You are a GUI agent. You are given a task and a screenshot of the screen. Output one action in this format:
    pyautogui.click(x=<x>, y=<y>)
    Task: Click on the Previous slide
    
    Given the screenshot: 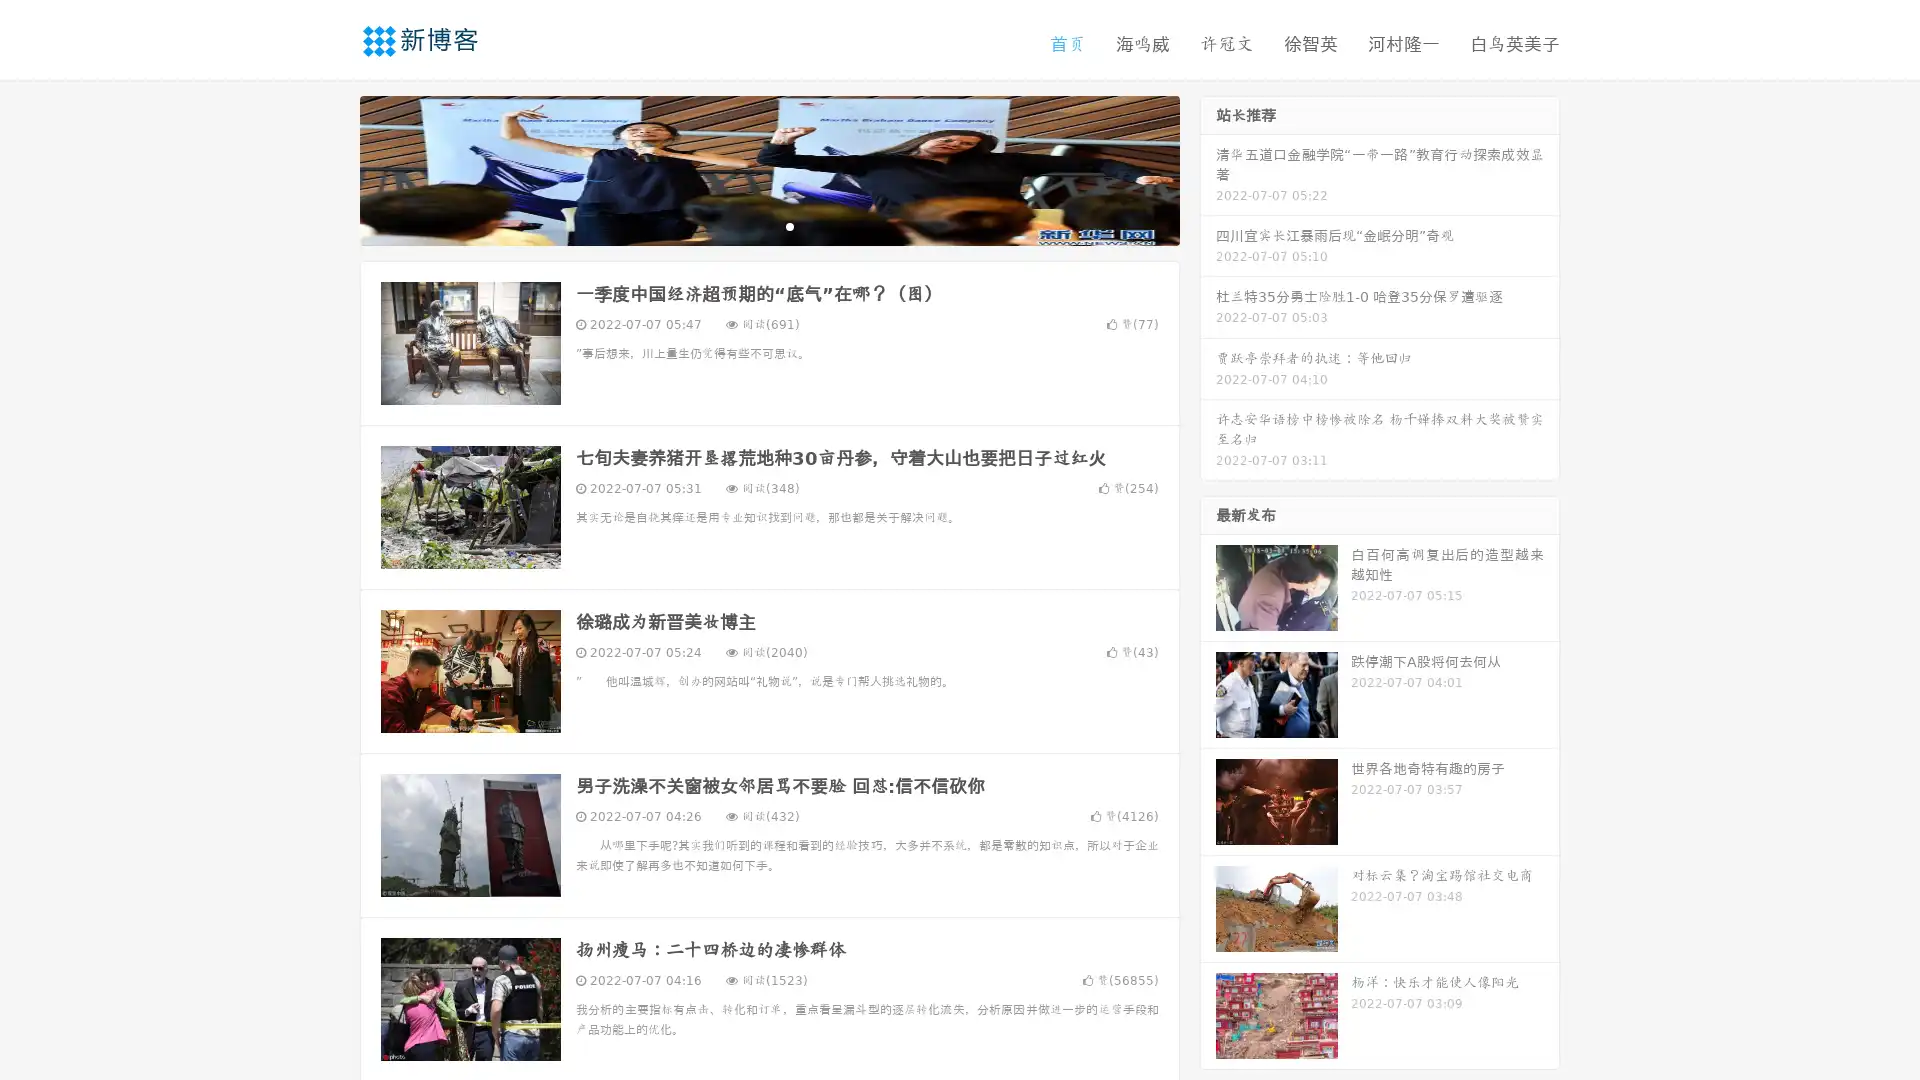 What is the action you would take?
    pyautogui.click(x=330, y=168)
    